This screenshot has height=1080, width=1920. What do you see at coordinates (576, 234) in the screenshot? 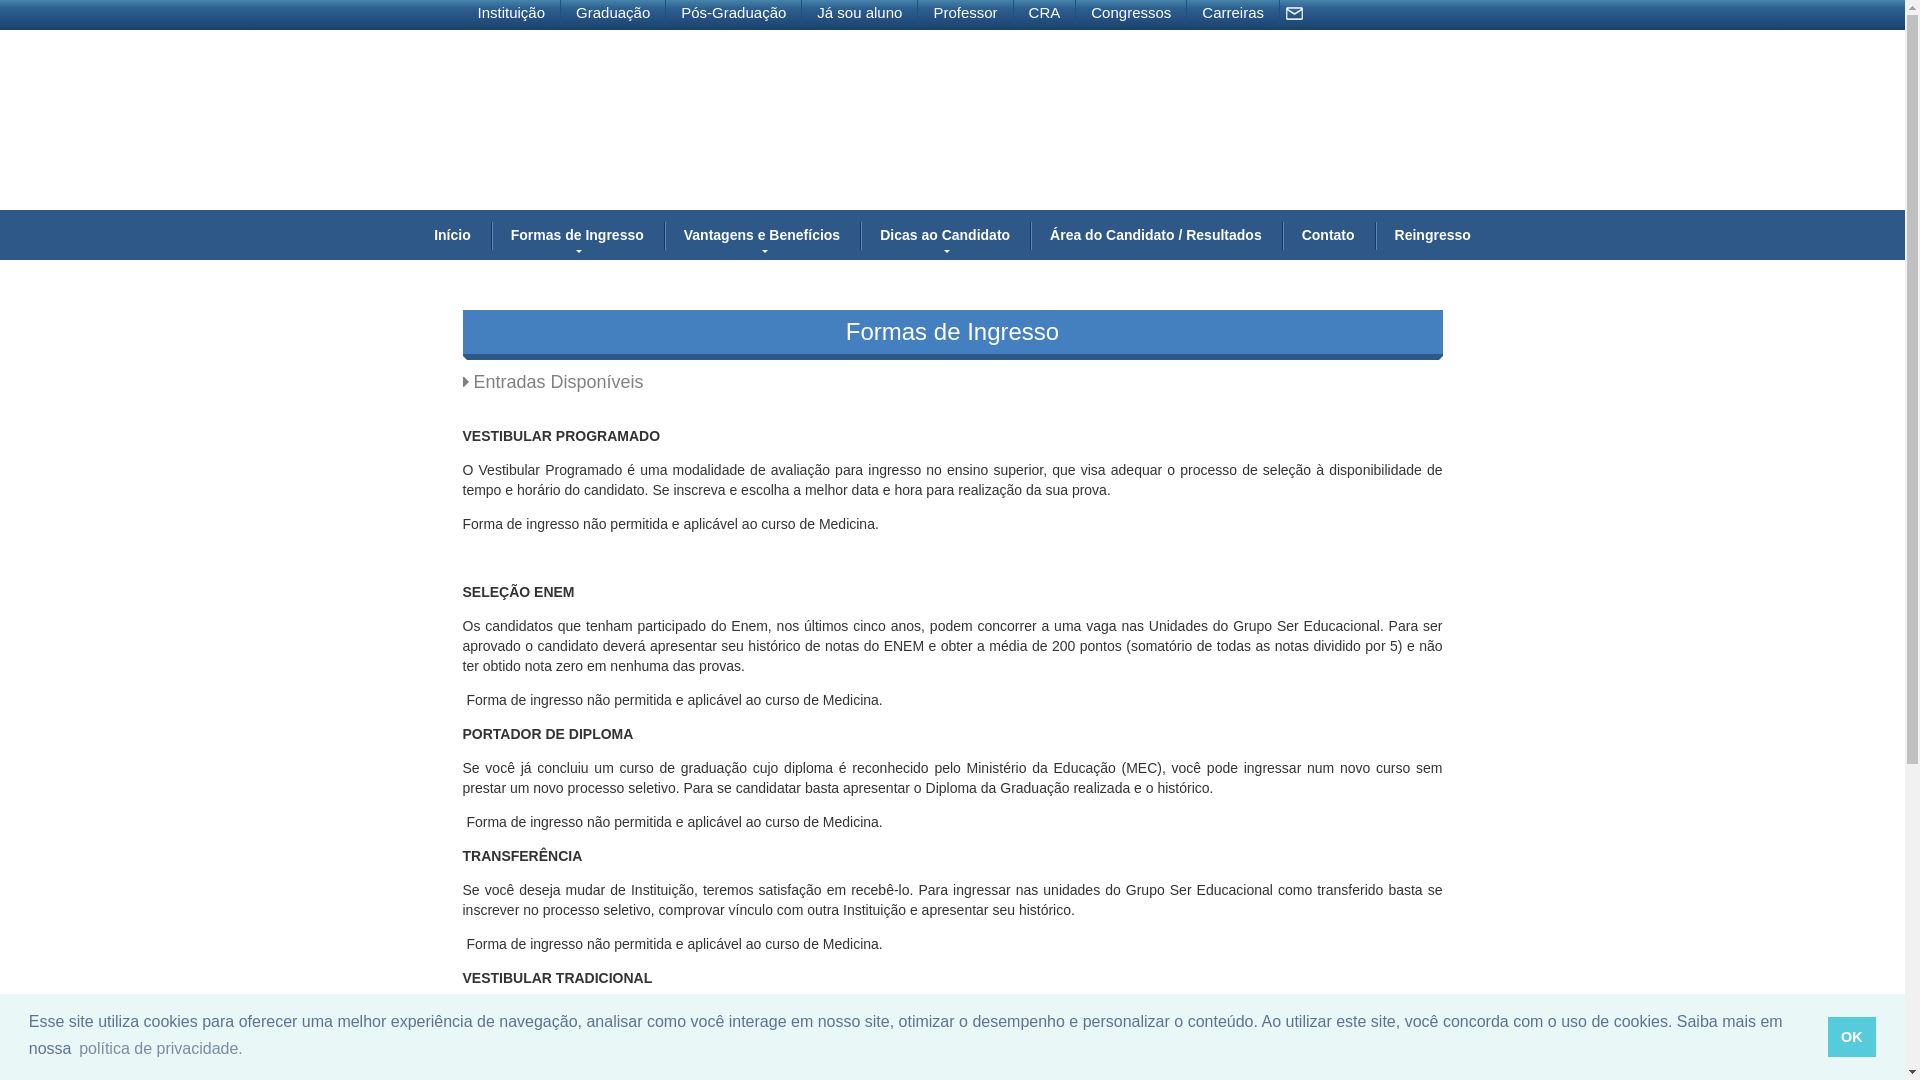
I see `'Formas de Ingresso'` at bounding box center [576, 234].